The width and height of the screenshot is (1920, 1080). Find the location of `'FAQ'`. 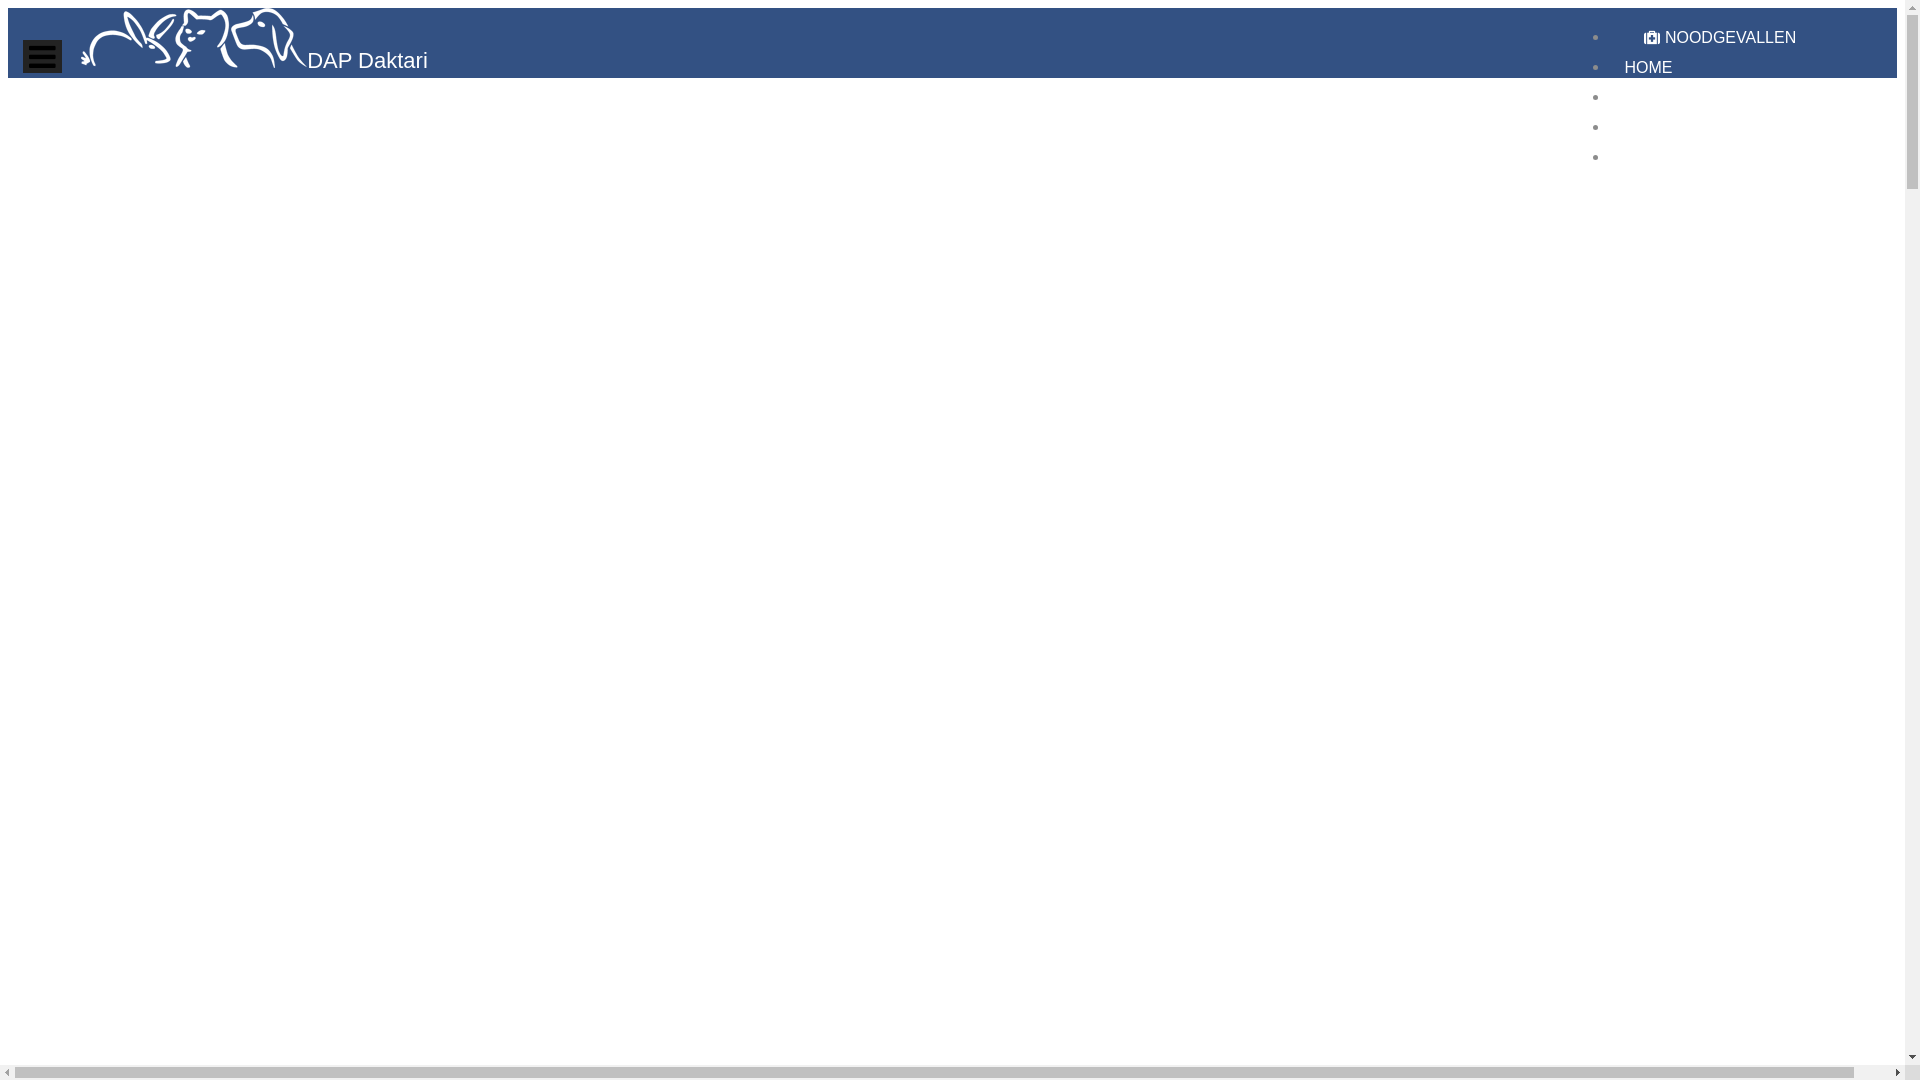

'FAQ' is located at coordinates (1640, 127).